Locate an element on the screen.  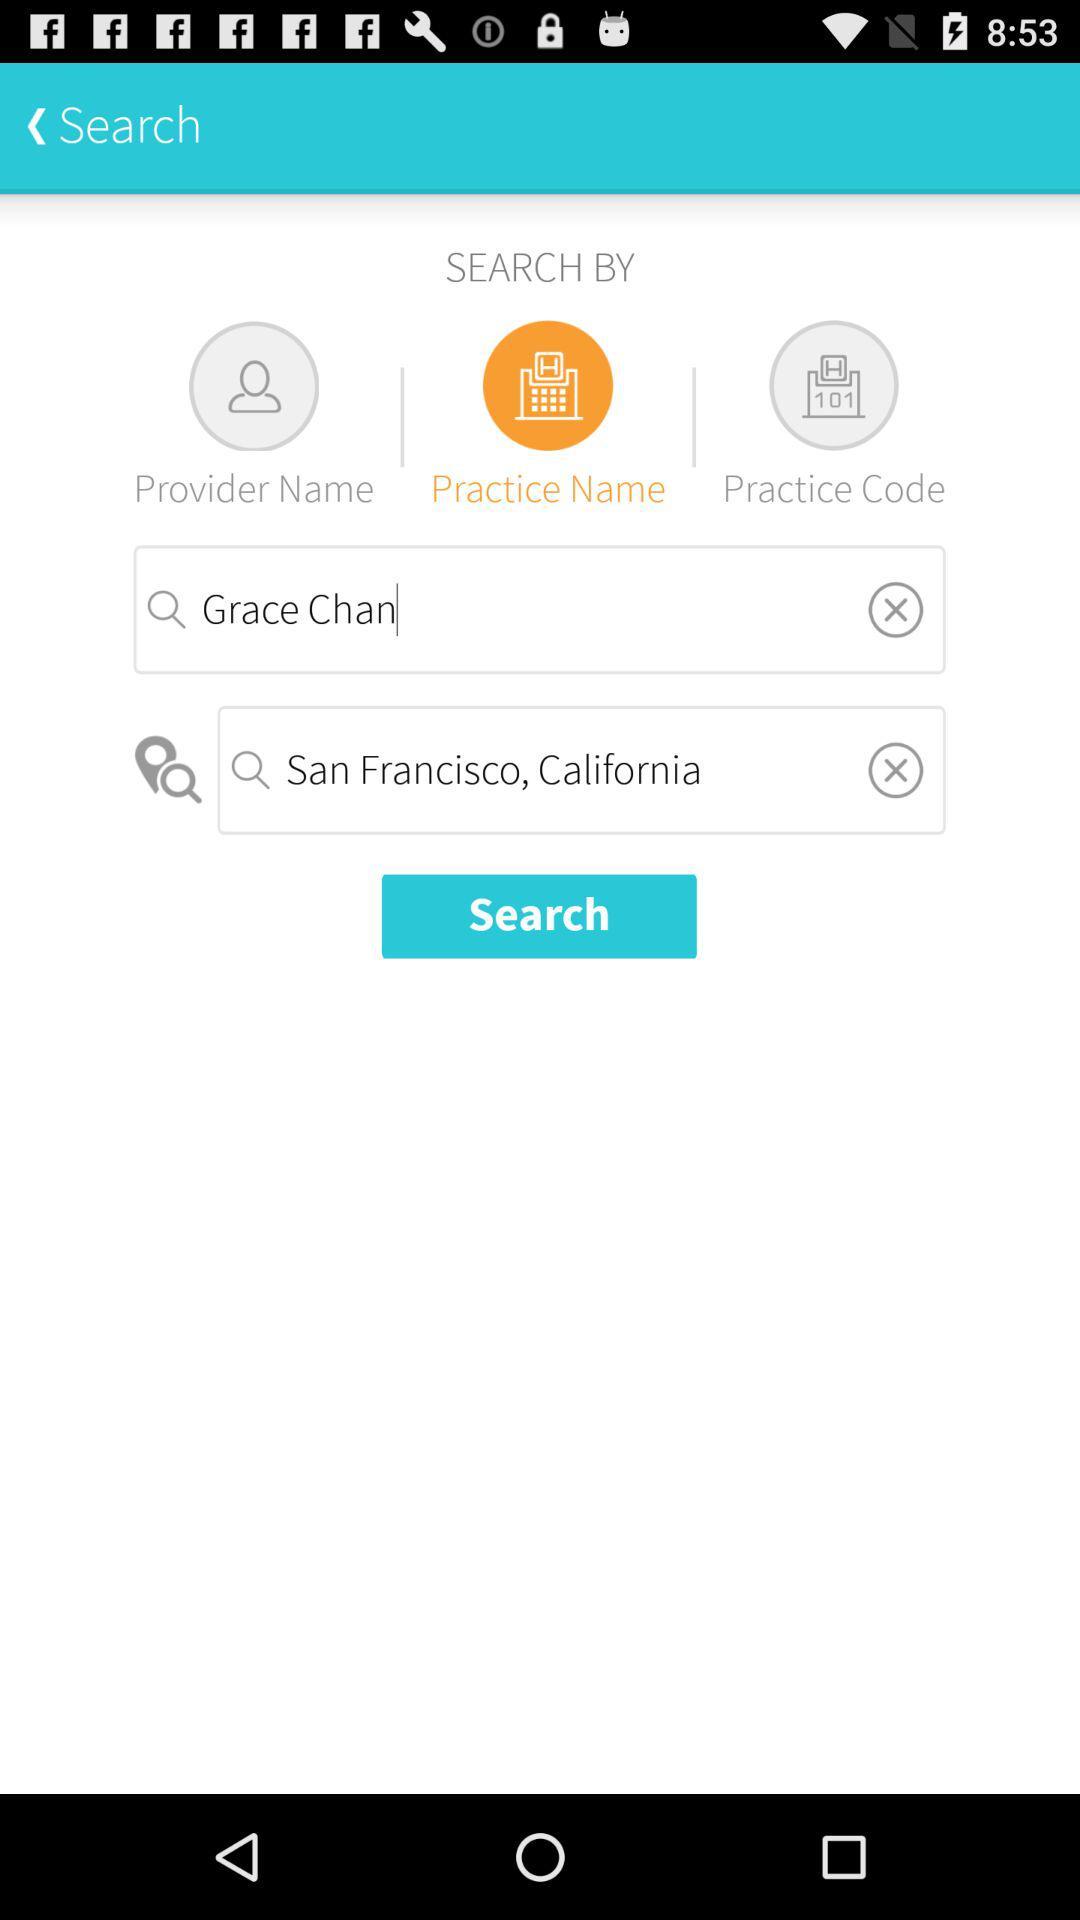
the item above the grace chan is located at coordinates (833, 416).